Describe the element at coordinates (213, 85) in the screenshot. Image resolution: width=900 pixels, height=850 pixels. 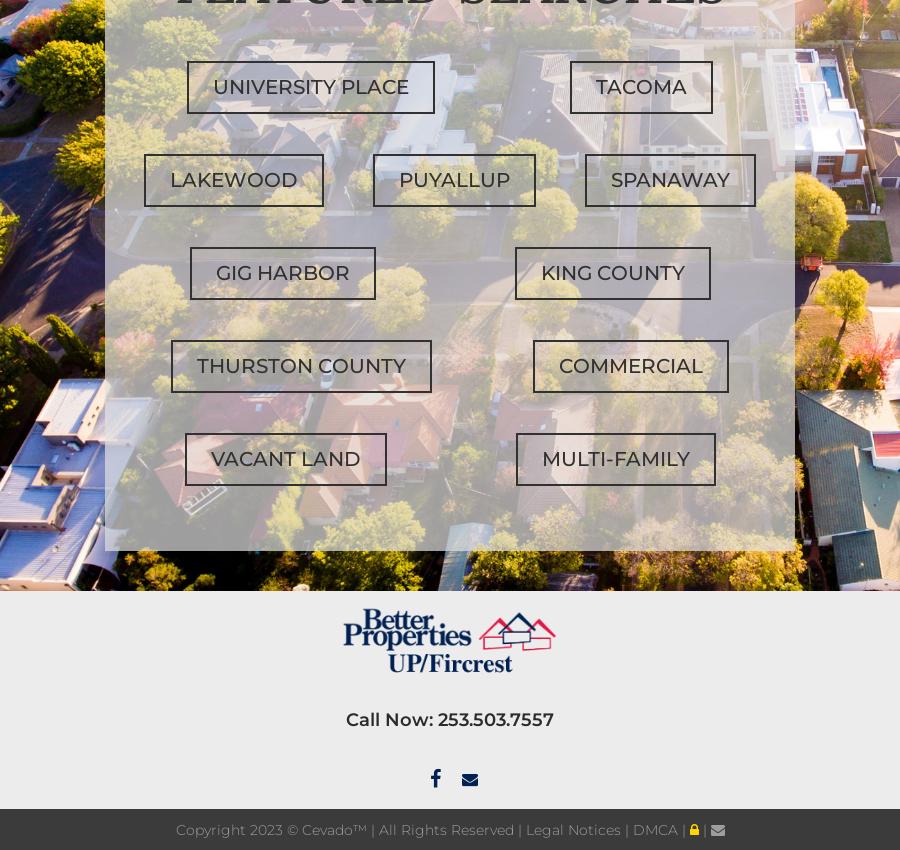
I see `'University Place'` at that location.